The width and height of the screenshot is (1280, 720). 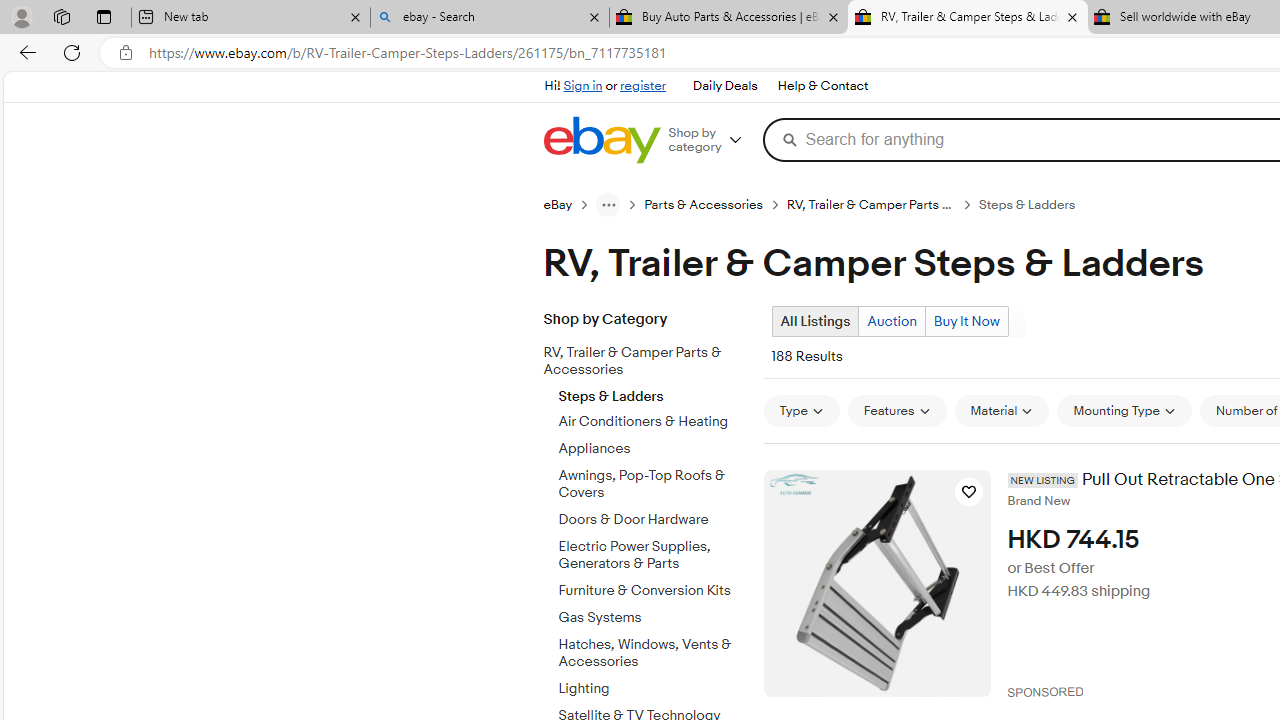 I want to click on 'Help & Contact', so click(x=823, y=86).